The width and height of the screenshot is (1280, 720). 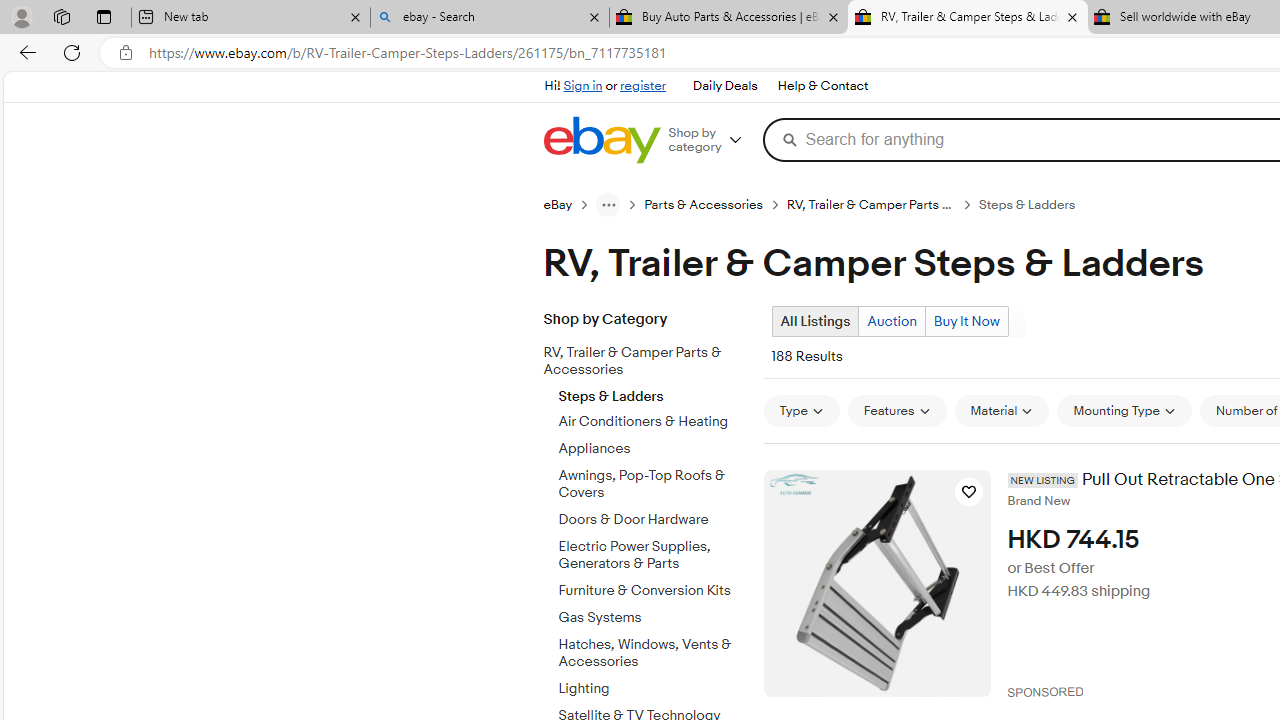 I want to click on 'Help & Contact', so click(x=823, y=86).